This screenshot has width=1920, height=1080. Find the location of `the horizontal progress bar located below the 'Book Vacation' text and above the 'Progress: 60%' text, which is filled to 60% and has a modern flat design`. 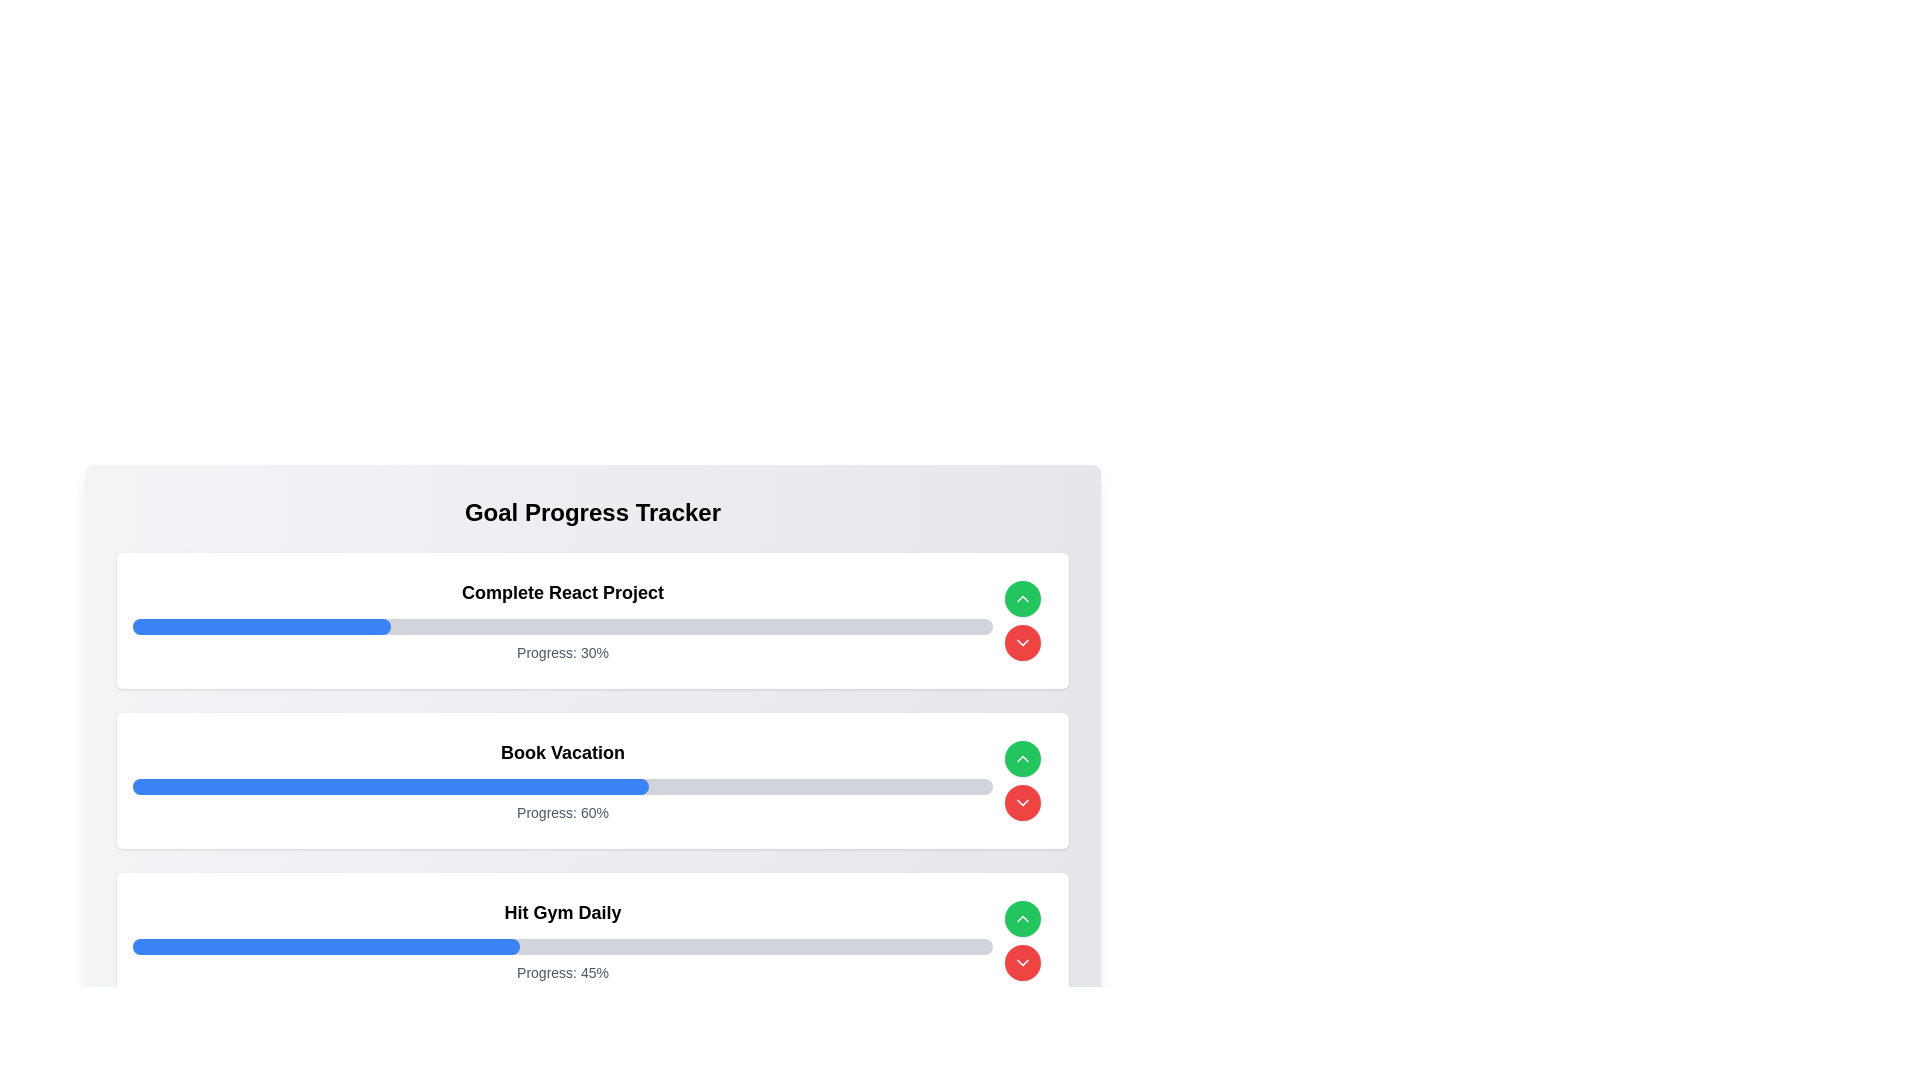

the horizontal progress bar located below the 'Book Vacation' text and above the 'Progress: 60%' text, which is filled to 60% and has a modern flat design is located at coordinates (561, 785).